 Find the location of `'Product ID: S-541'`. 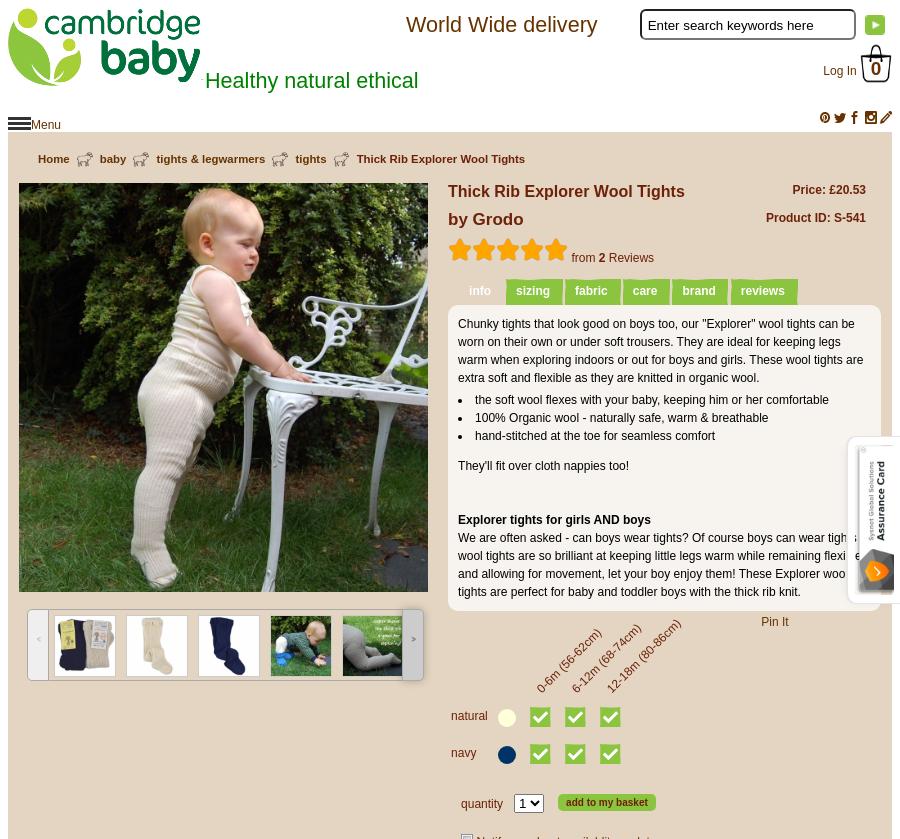

'Product ID: S-541' is located at coordinates (815, 217).